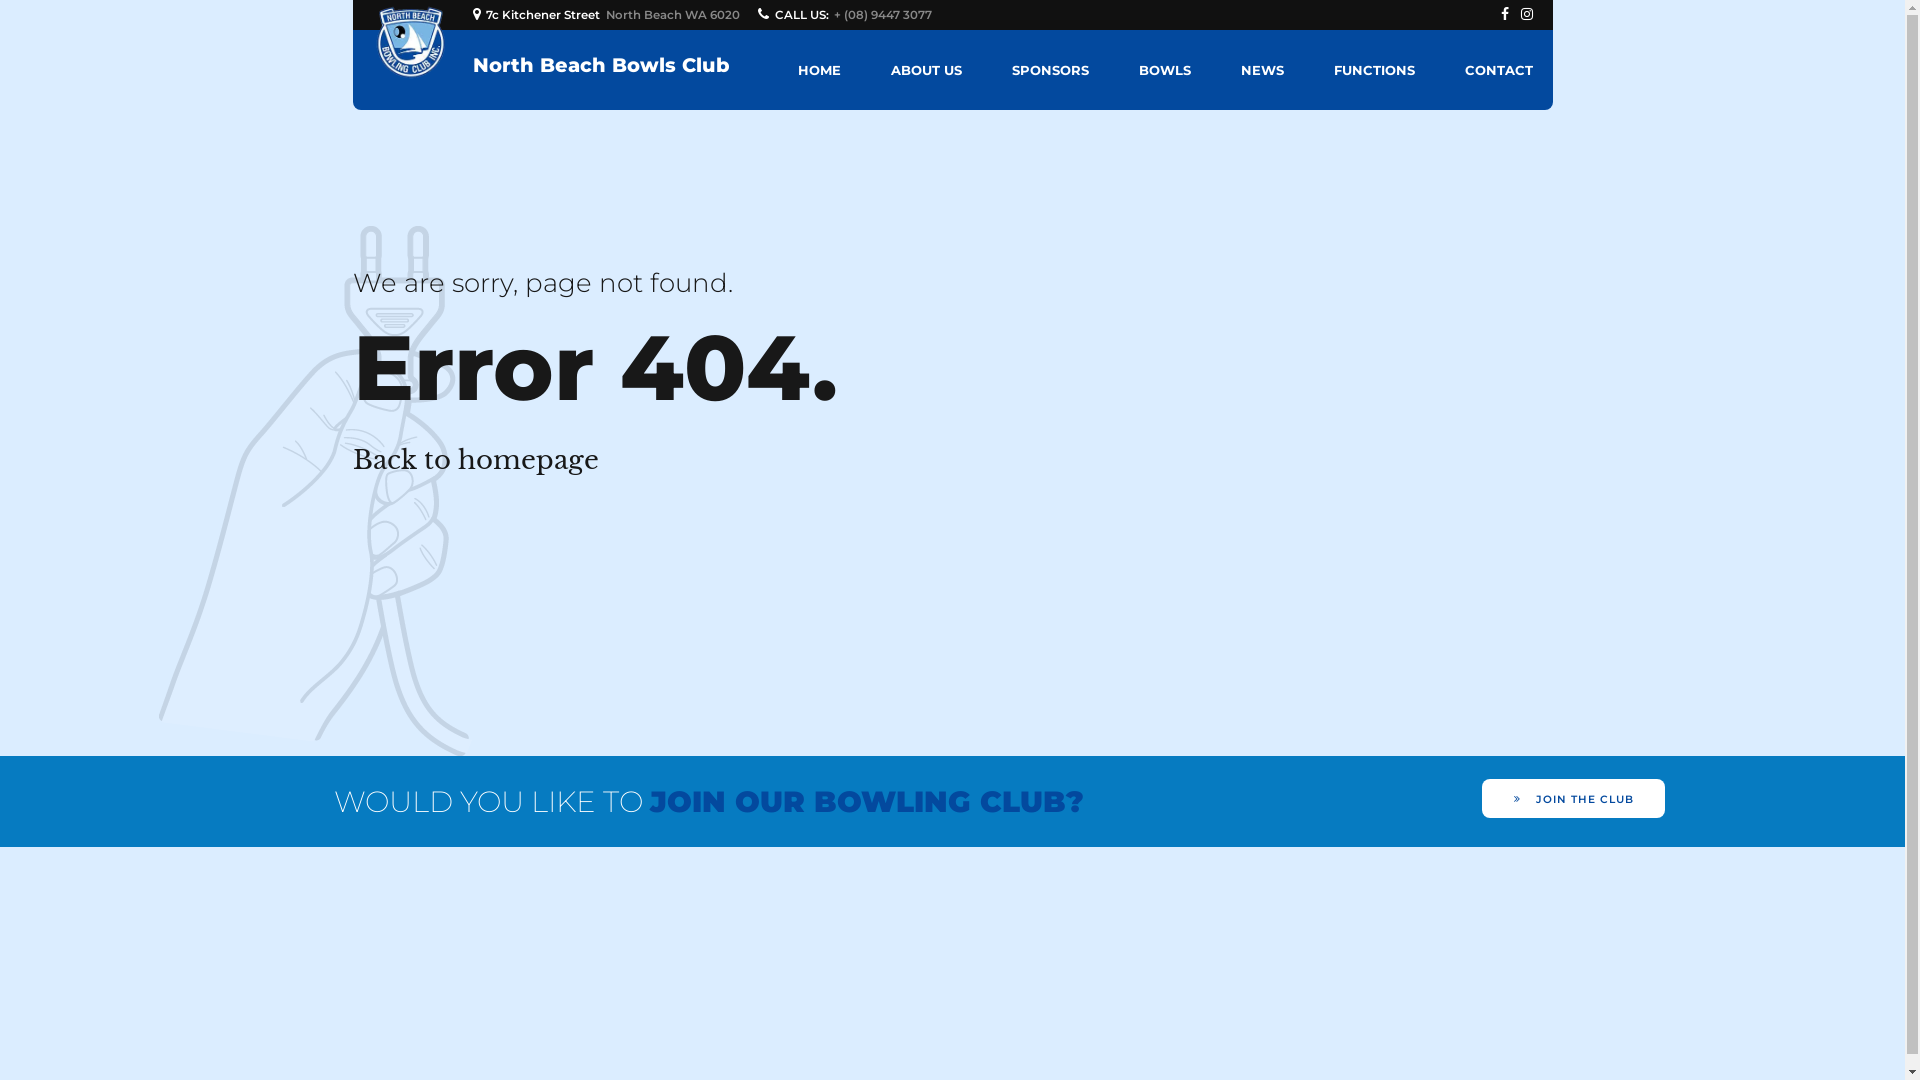 The width and height of the screenshot is (1920, 1080). Describe the element at coordinates (474, 459) in the screenshot. I see `'Back to homepage'` at that location.